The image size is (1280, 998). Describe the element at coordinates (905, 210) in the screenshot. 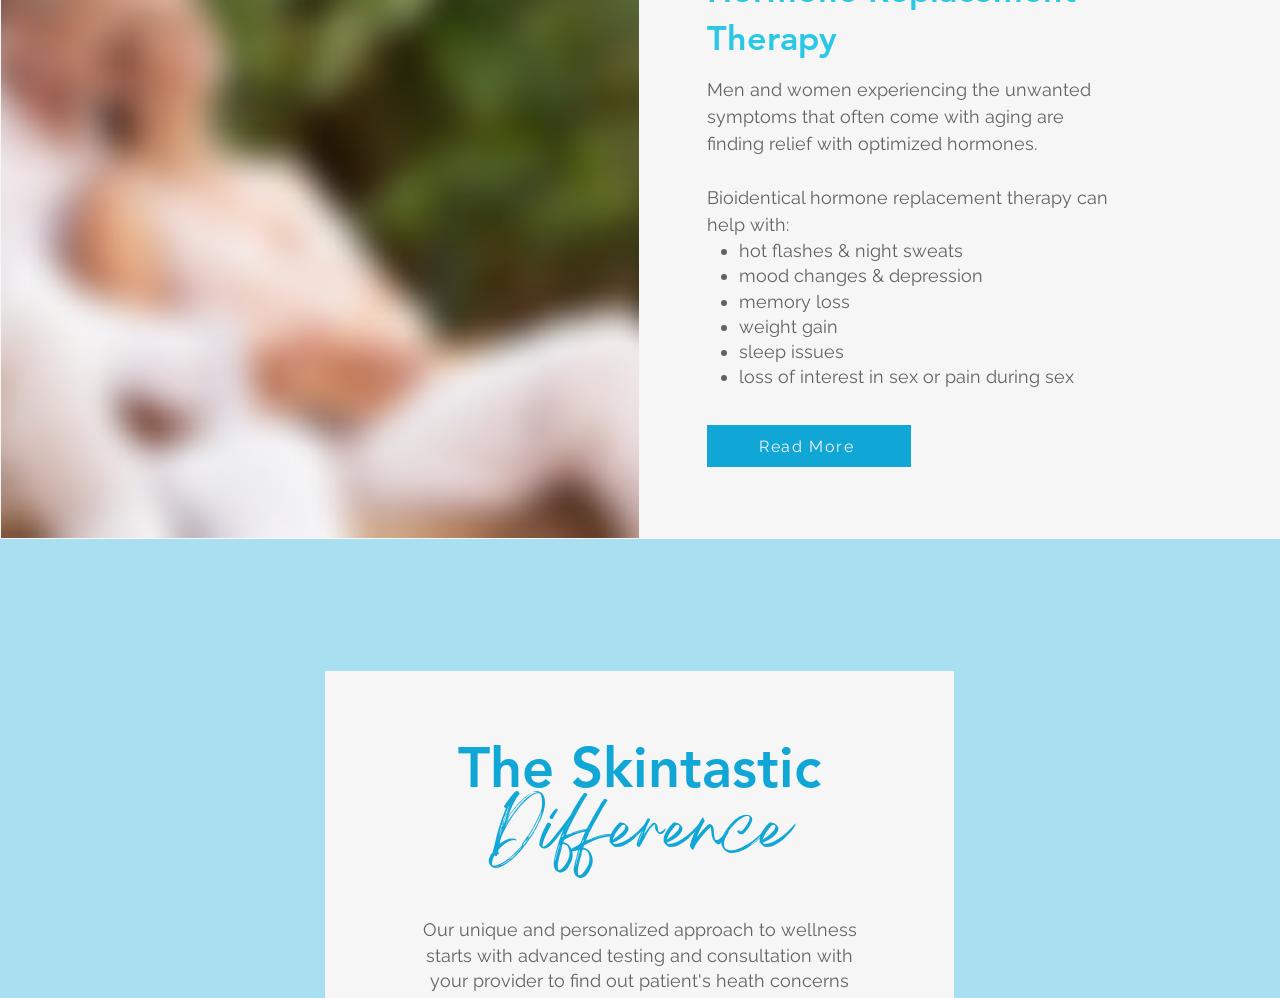

I see `'Bioidentical hormone replacement therapy can help with:'` at that location.